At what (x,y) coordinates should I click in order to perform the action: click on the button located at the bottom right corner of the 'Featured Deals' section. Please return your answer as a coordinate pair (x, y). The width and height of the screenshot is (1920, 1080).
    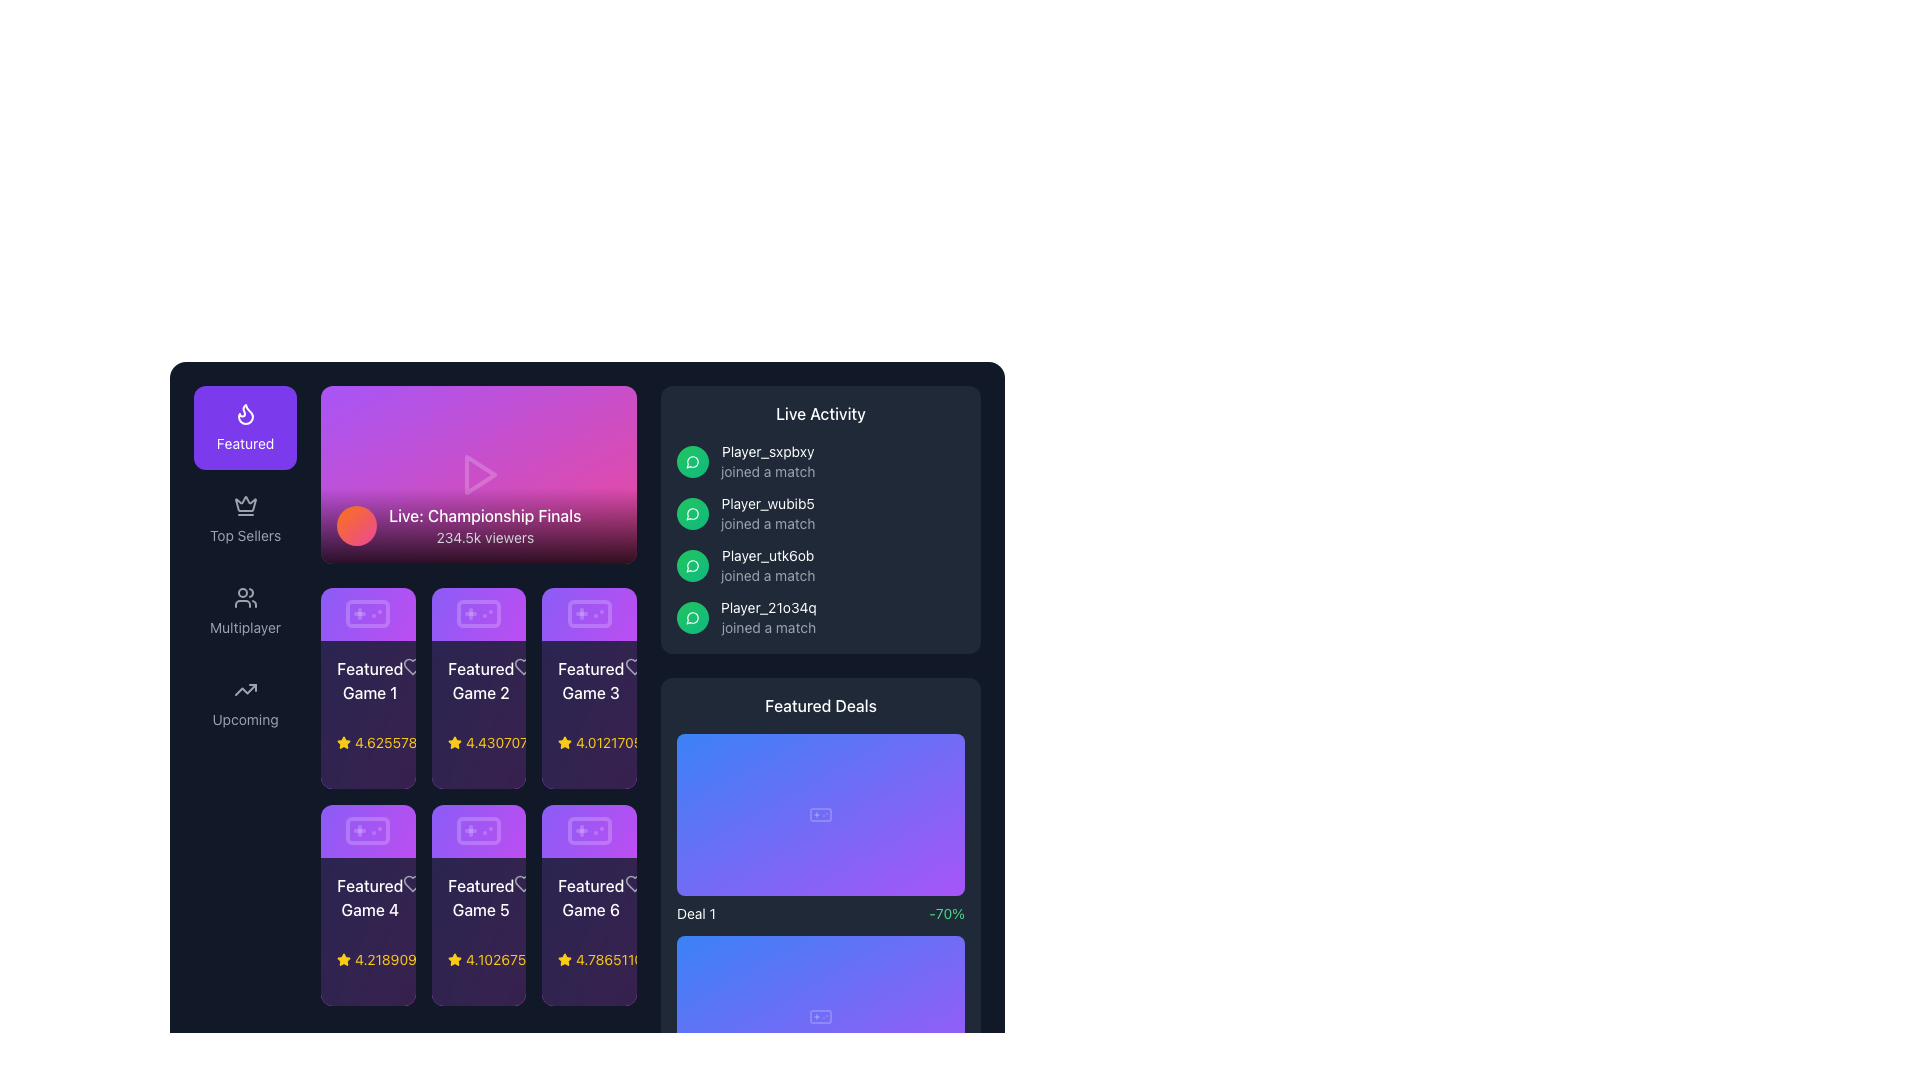
    Looking at the image, I should click on (972, 959).